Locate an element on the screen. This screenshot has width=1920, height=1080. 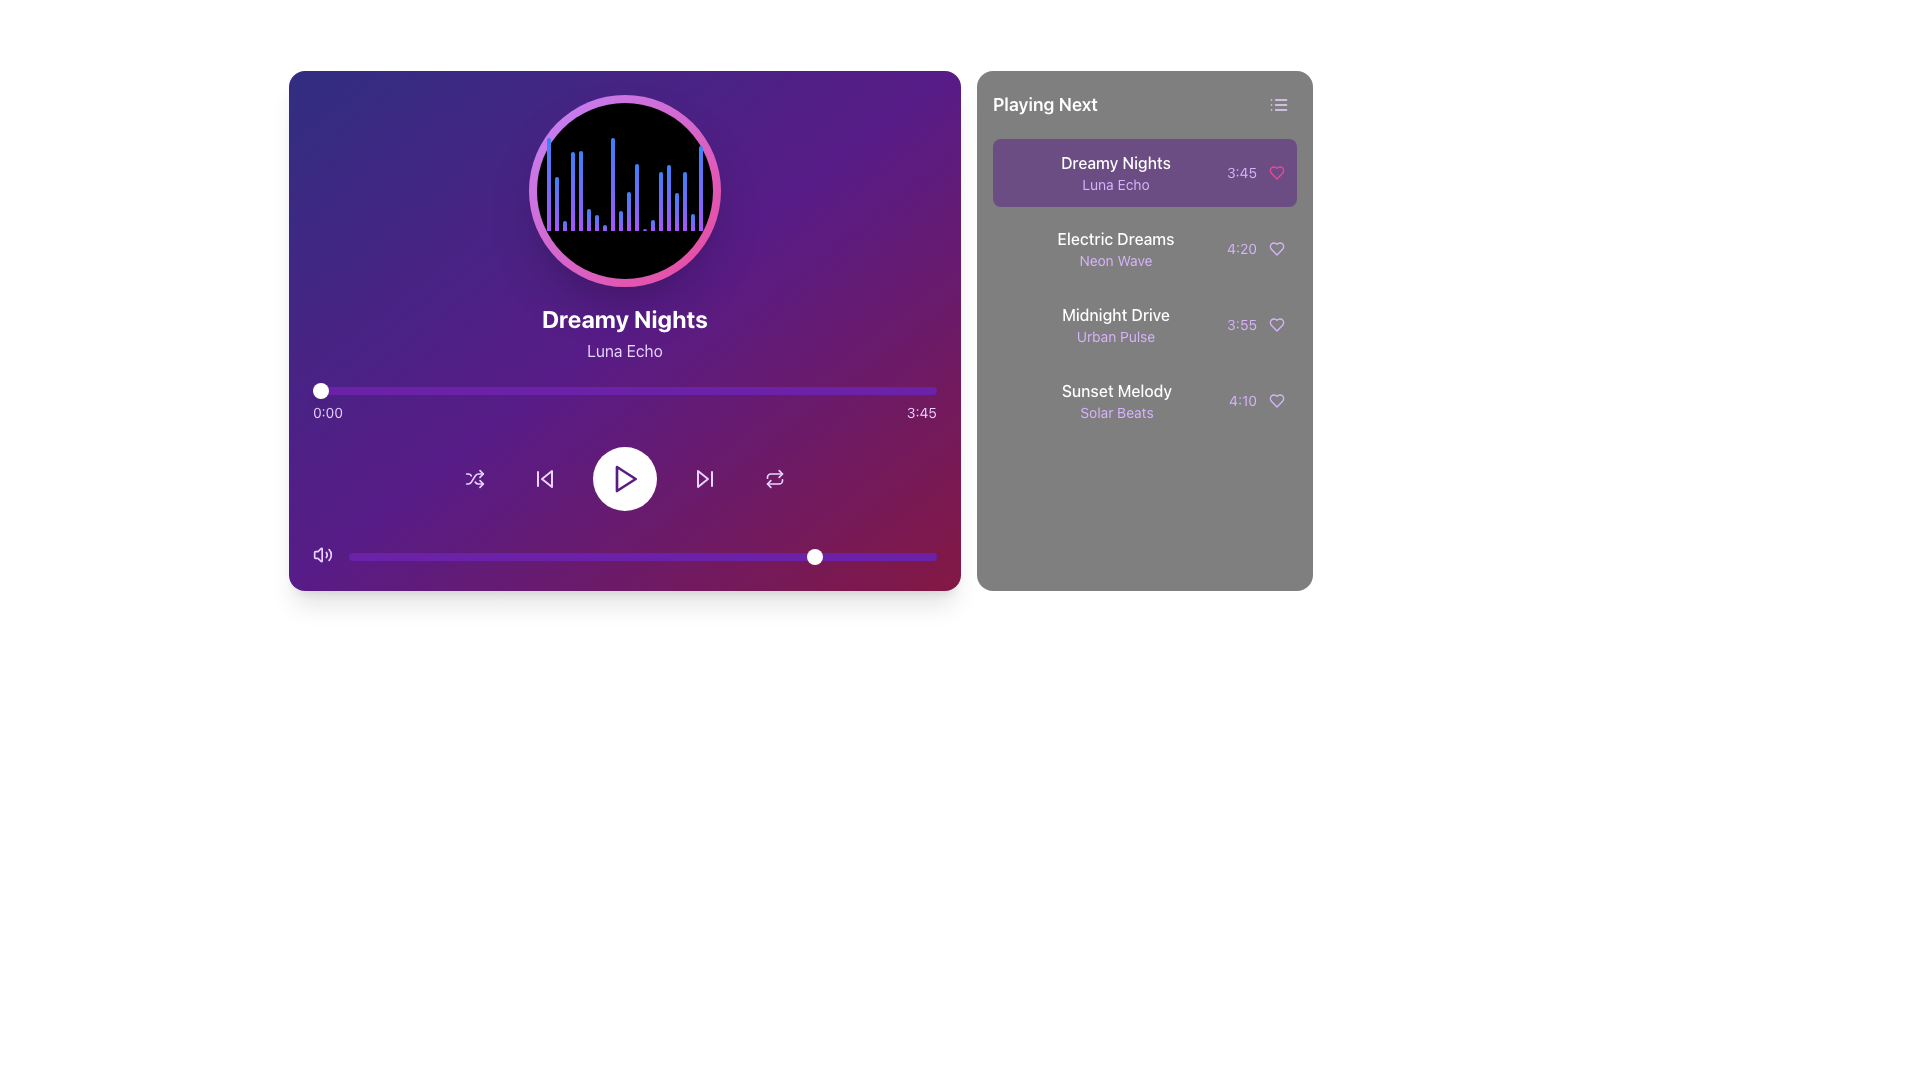
the progress bar located centrally within the audio player section is located at coordinates (623, 390).